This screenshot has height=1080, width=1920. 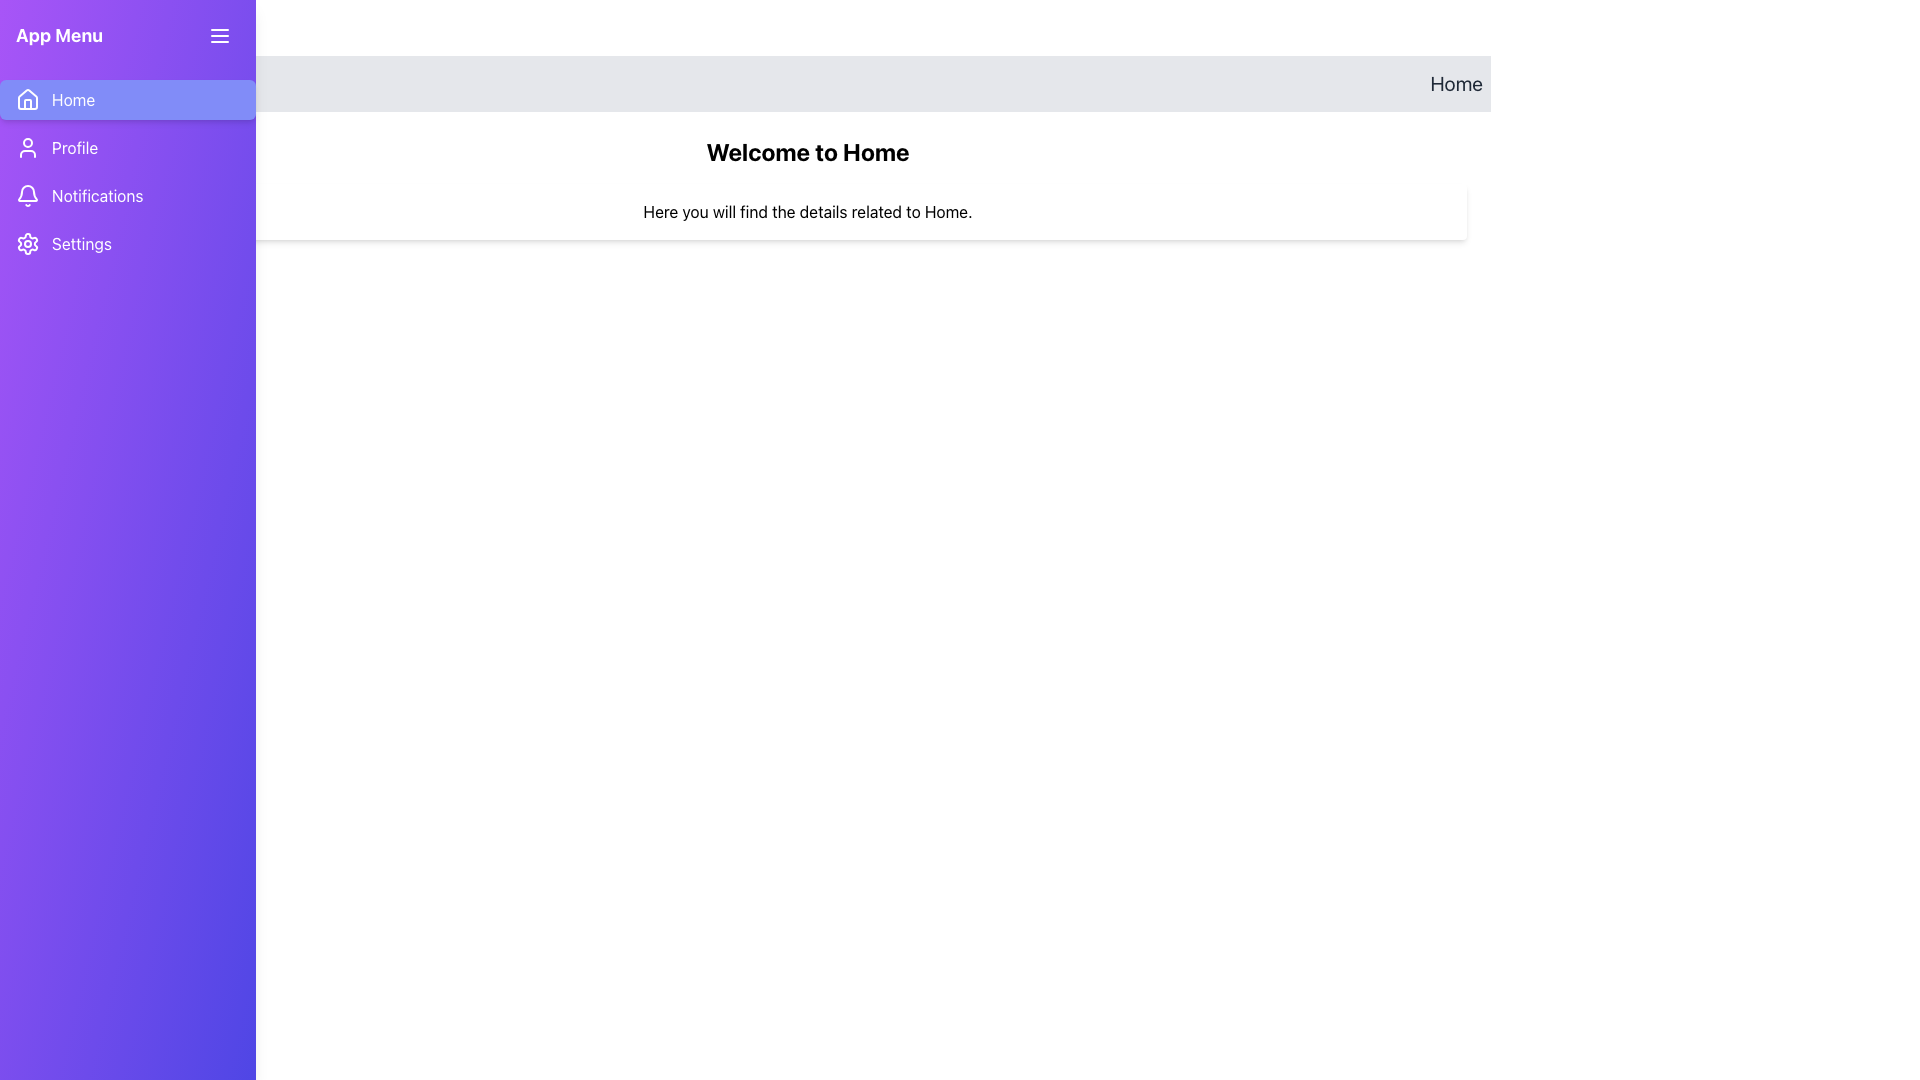 What do you see at coordinates (59, 35) in the screenshot?
I see `the title text element located in the top-left corner of the interface, which serves as a visual identifier for the menu section` at bounding box center [59, 35].